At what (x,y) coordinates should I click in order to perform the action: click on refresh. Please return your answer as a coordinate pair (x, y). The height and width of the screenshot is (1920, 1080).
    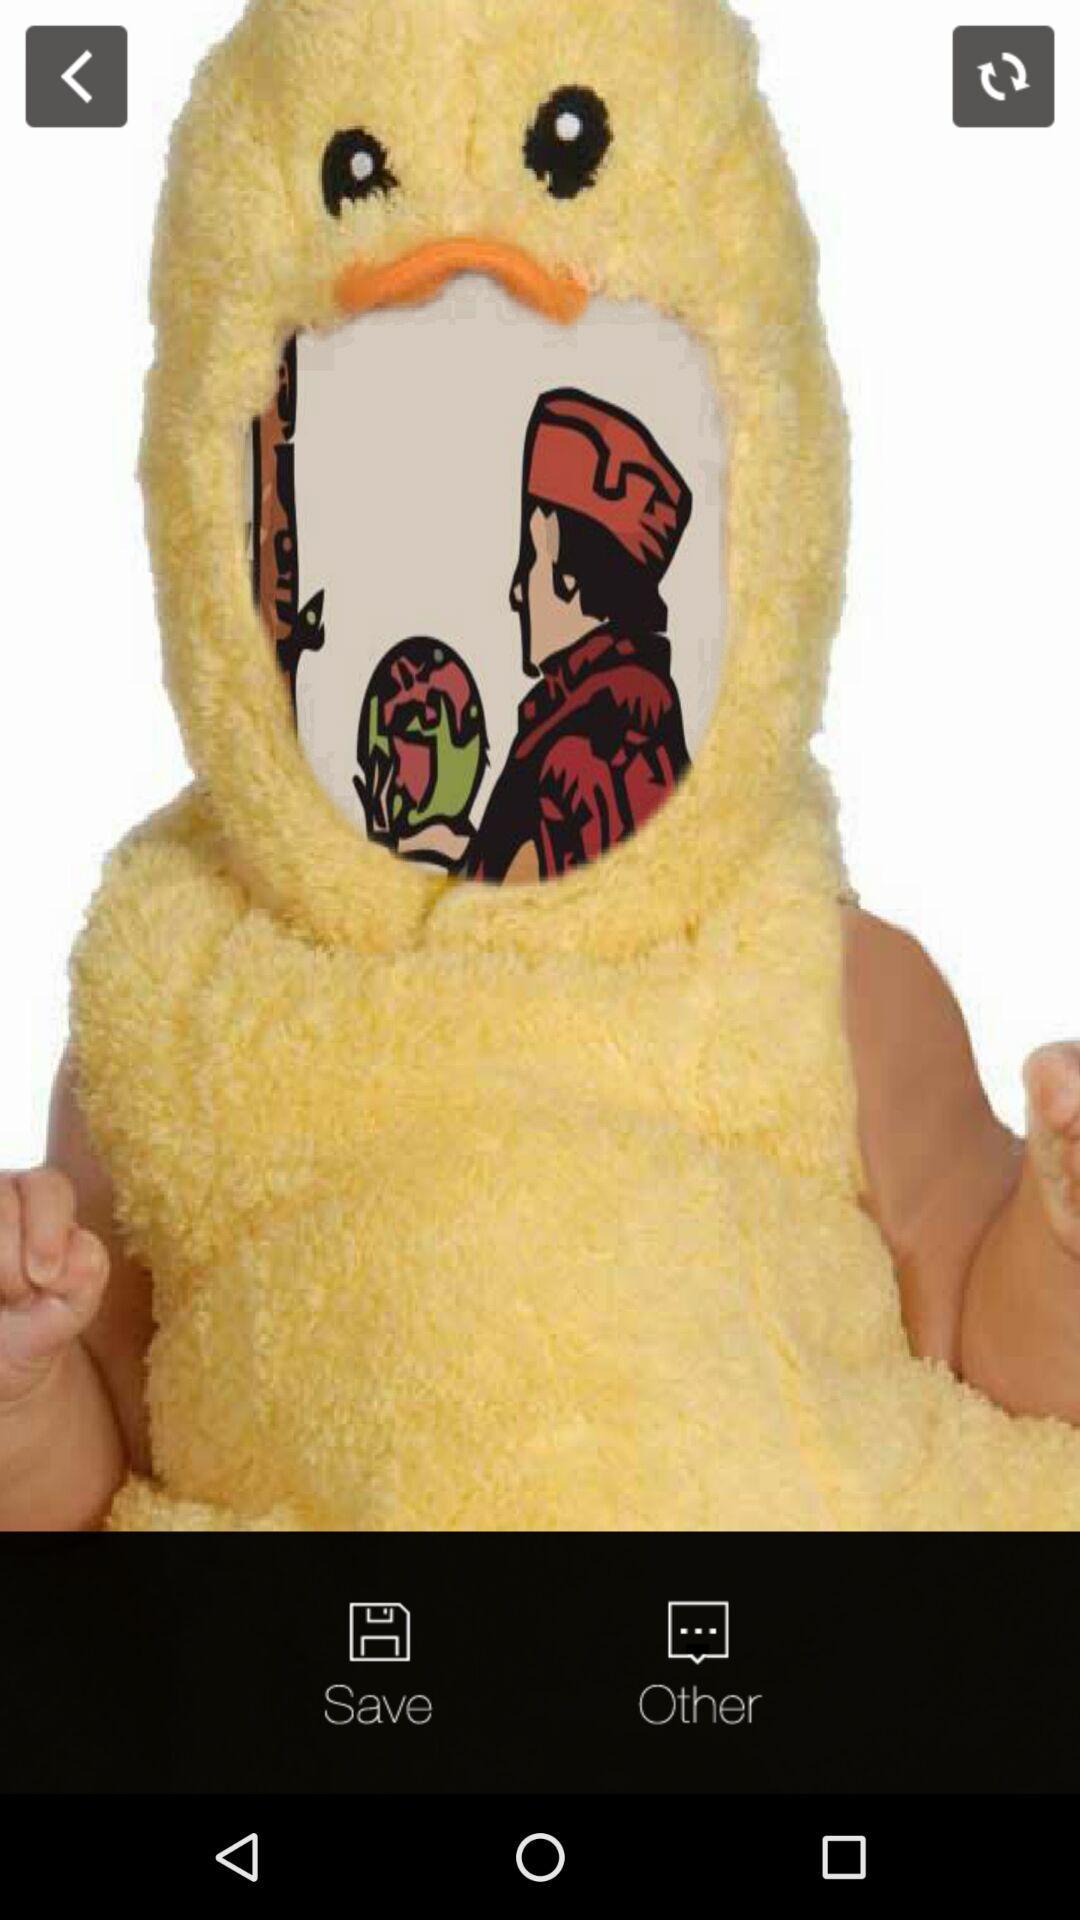
    Looking at the image, I should click on (1003, 76).